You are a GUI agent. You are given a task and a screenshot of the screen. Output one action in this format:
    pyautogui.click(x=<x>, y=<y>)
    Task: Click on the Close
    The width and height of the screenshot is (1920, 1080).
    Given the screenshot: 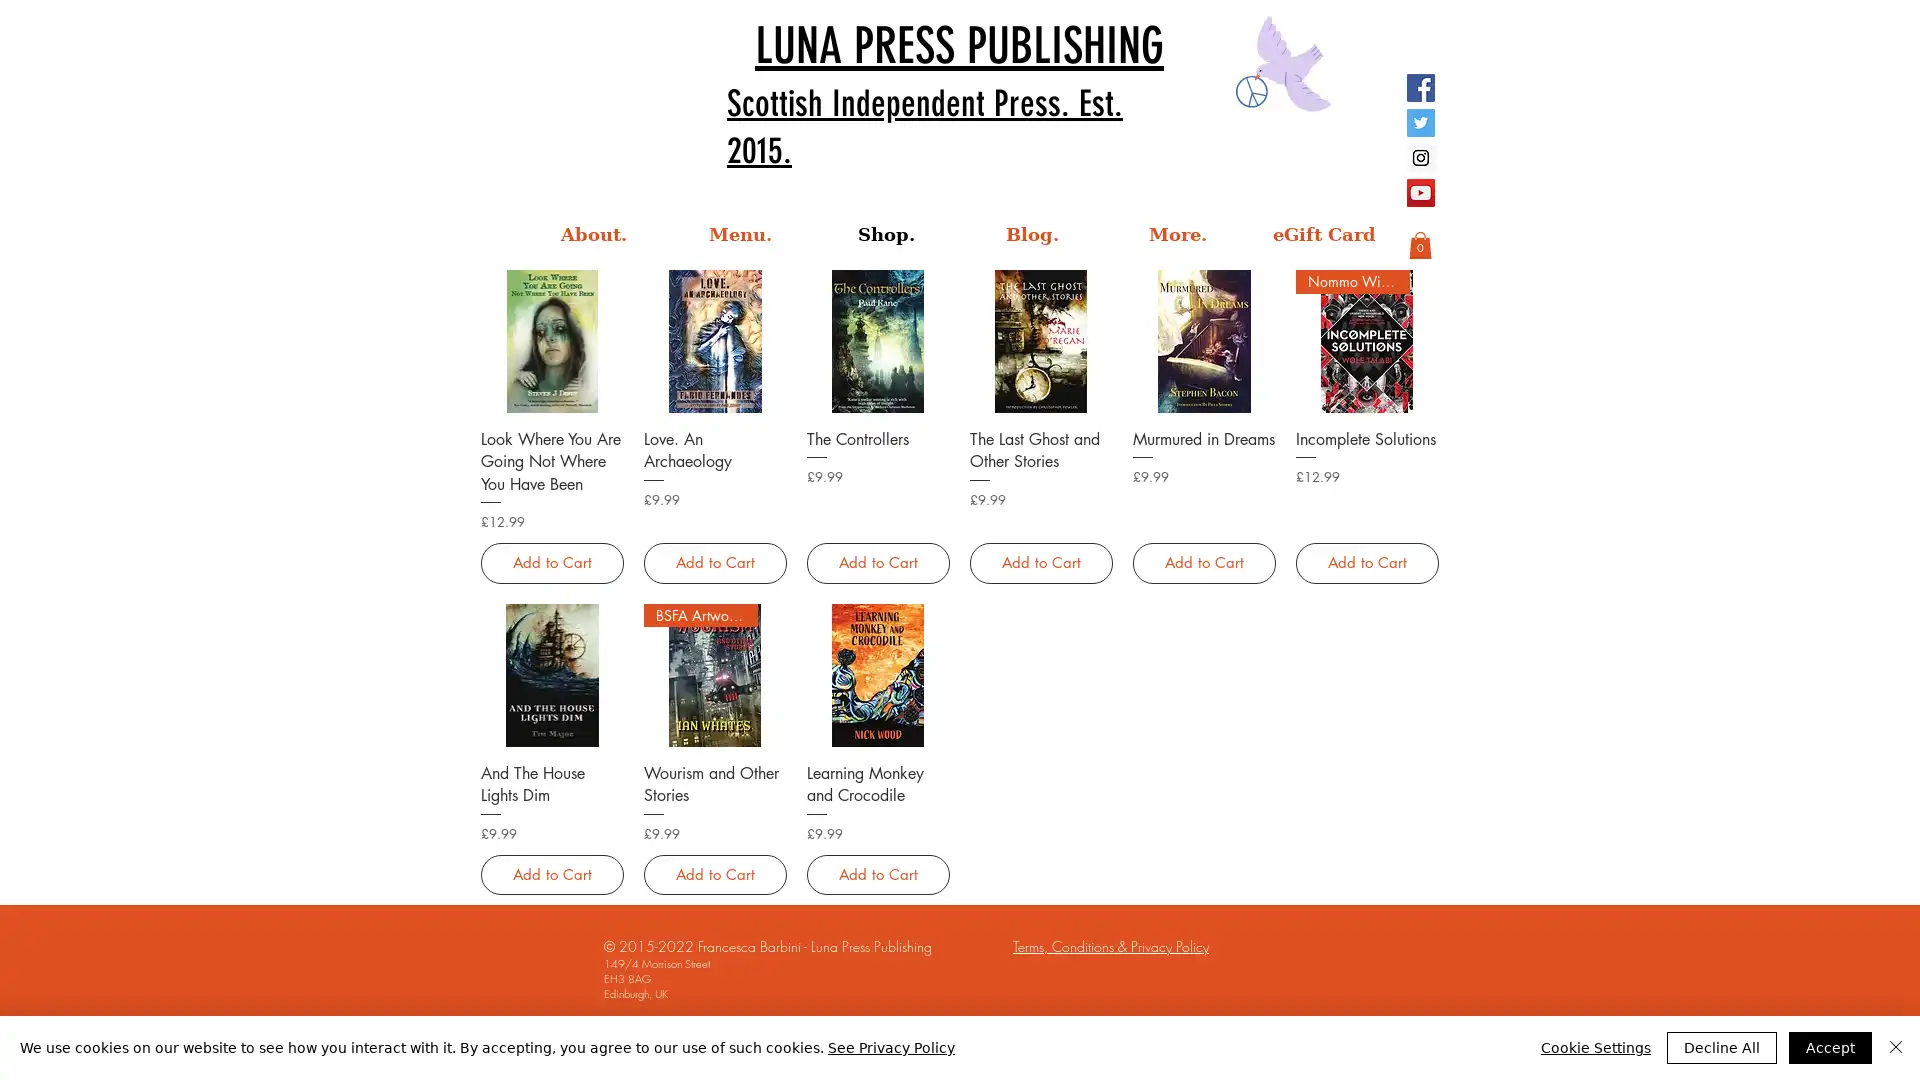 What is the action you would take?
    pyautogui.click(x=1895, y=1047)
    